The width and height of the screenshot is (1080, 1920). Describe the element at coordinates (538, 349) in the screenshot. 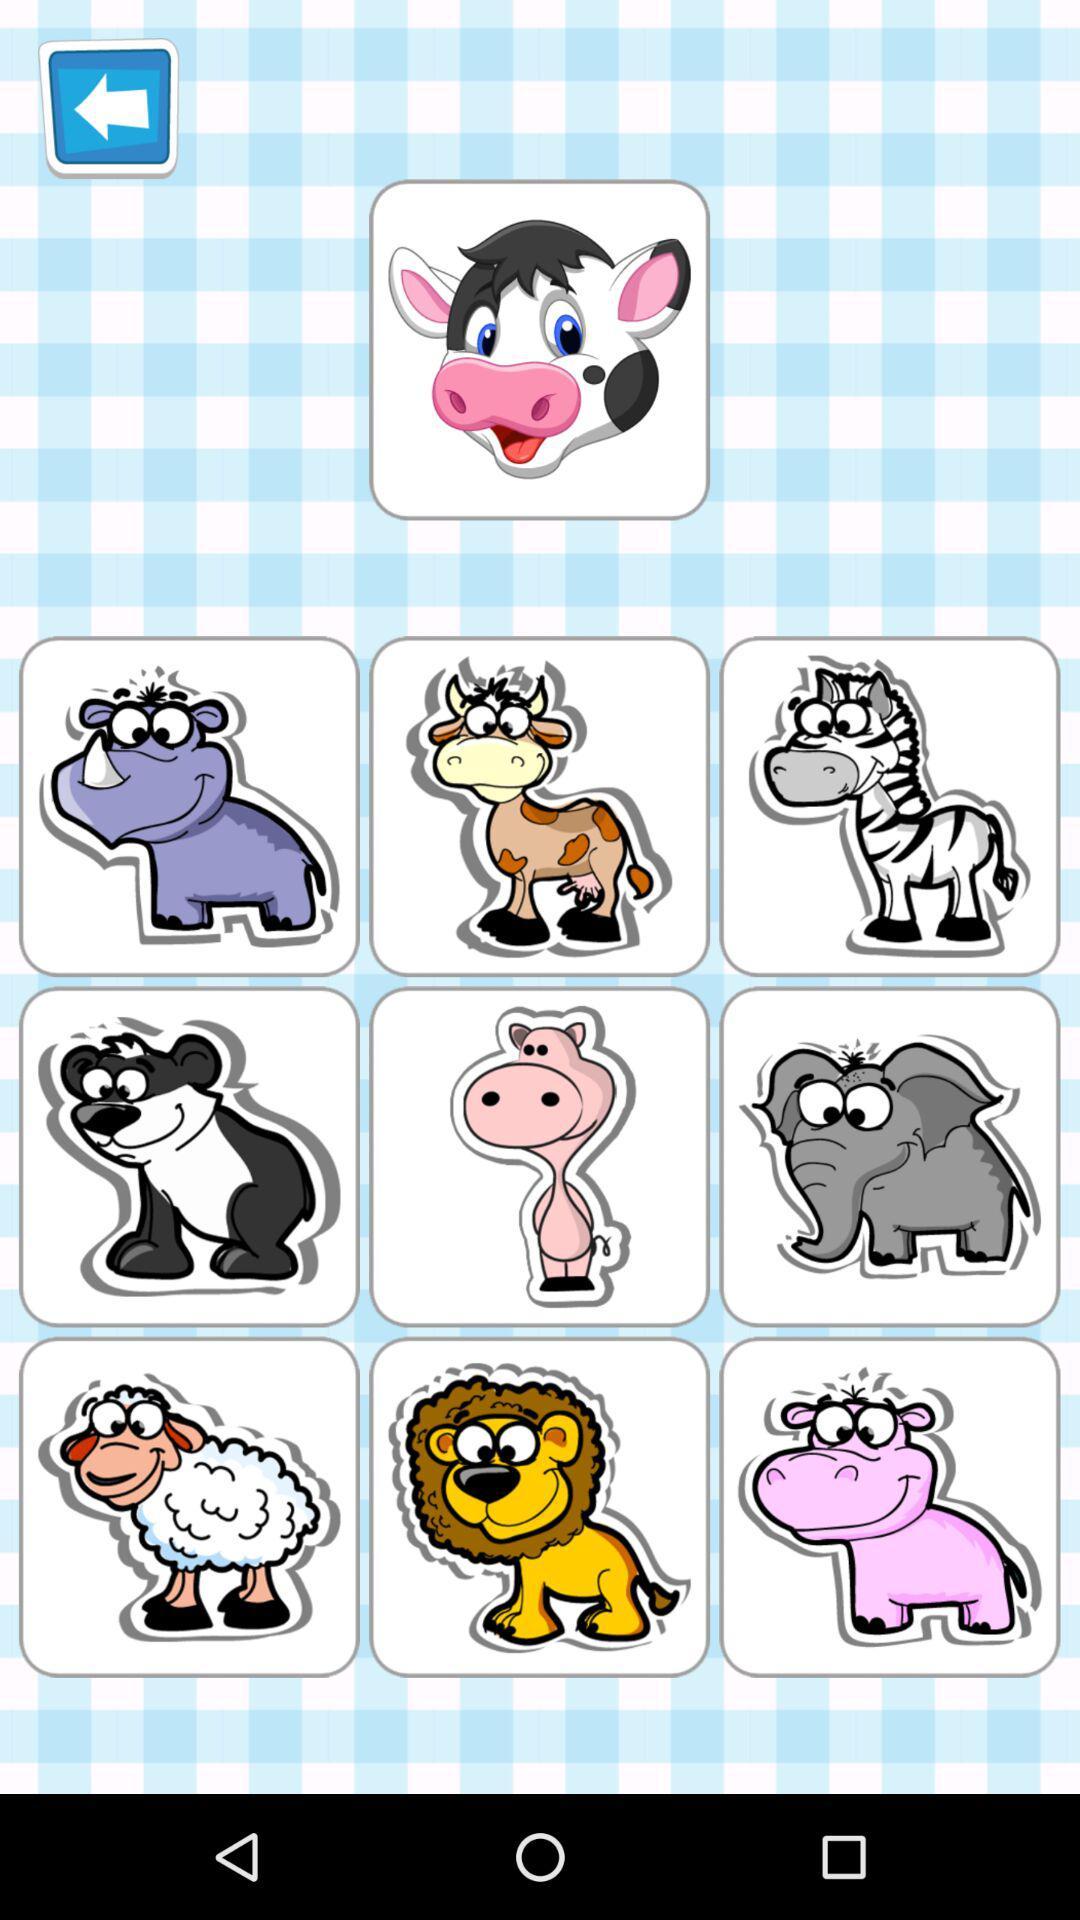

I see `pic` at that location.